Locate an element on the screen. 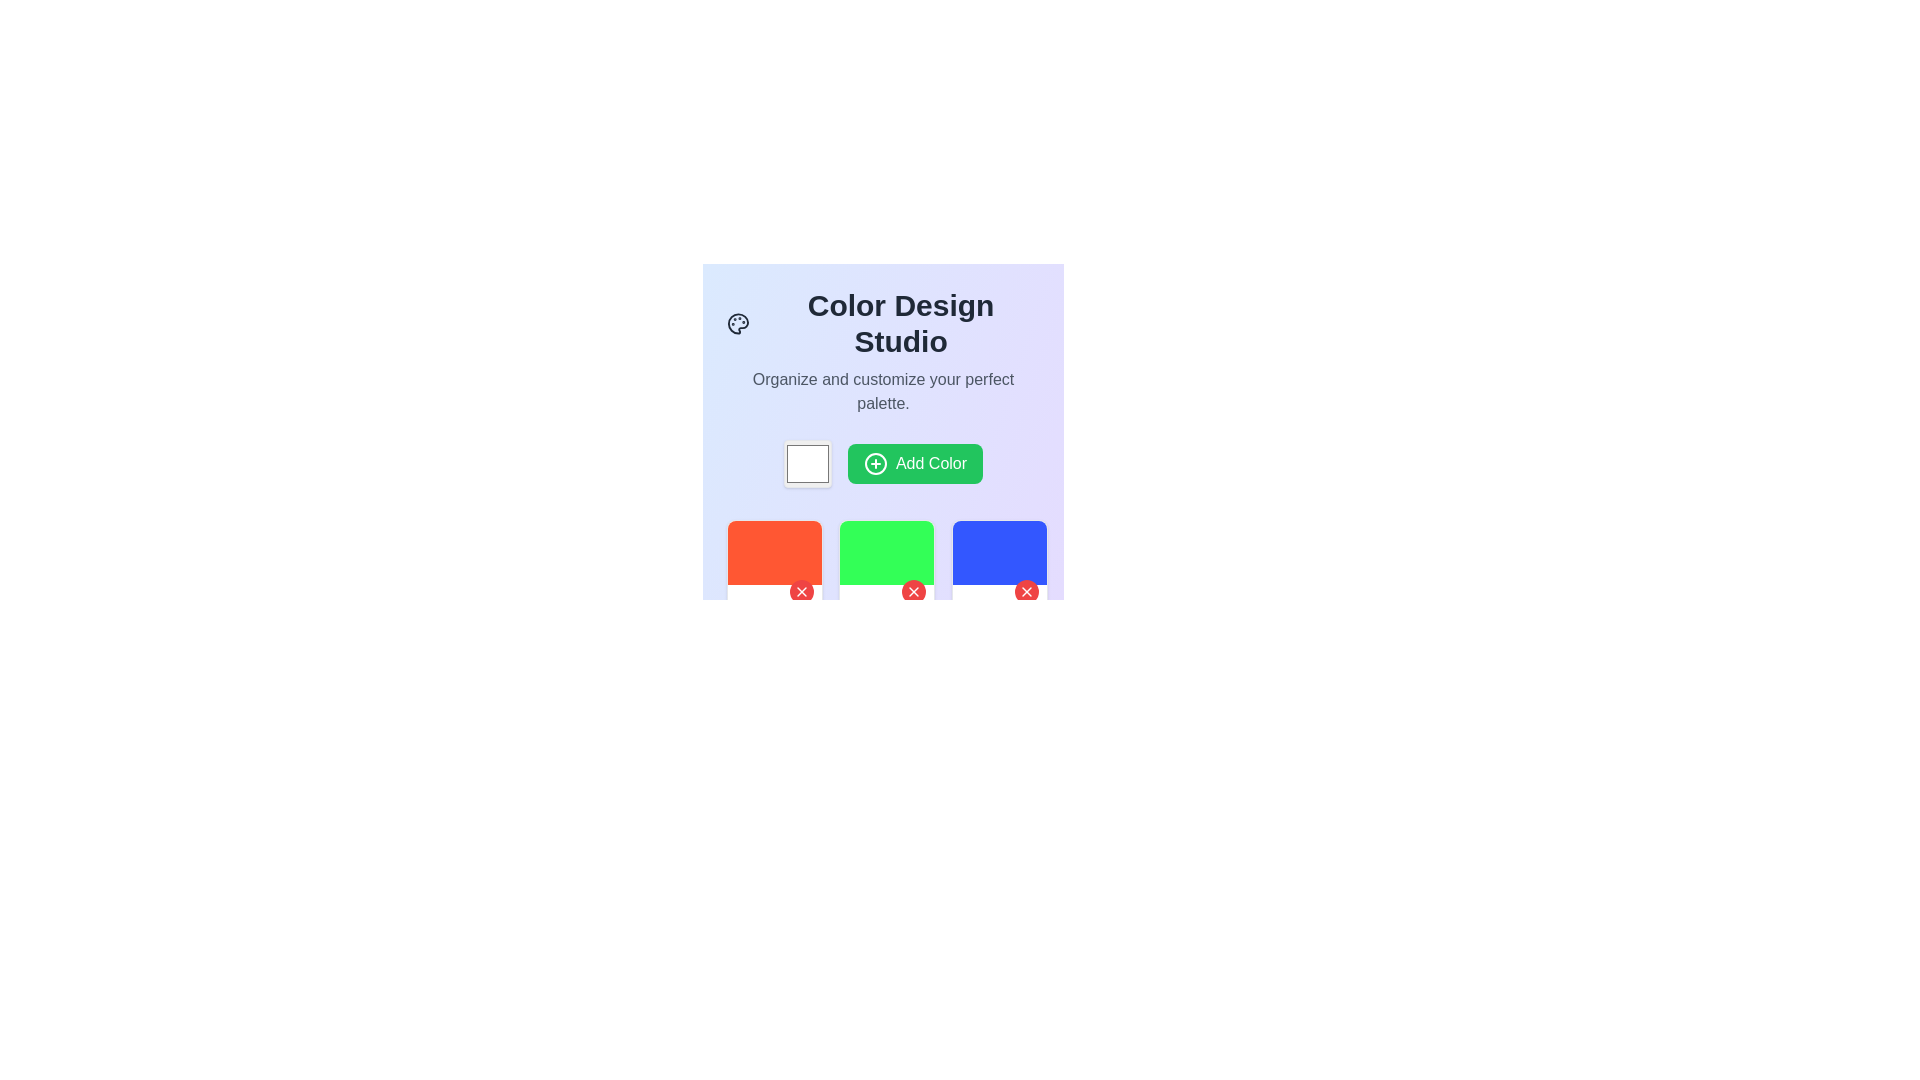  the button located in the 'Color Design Studio' section, positioned below the main header and above a row of colored tiles is located at coordinates (882, 463).